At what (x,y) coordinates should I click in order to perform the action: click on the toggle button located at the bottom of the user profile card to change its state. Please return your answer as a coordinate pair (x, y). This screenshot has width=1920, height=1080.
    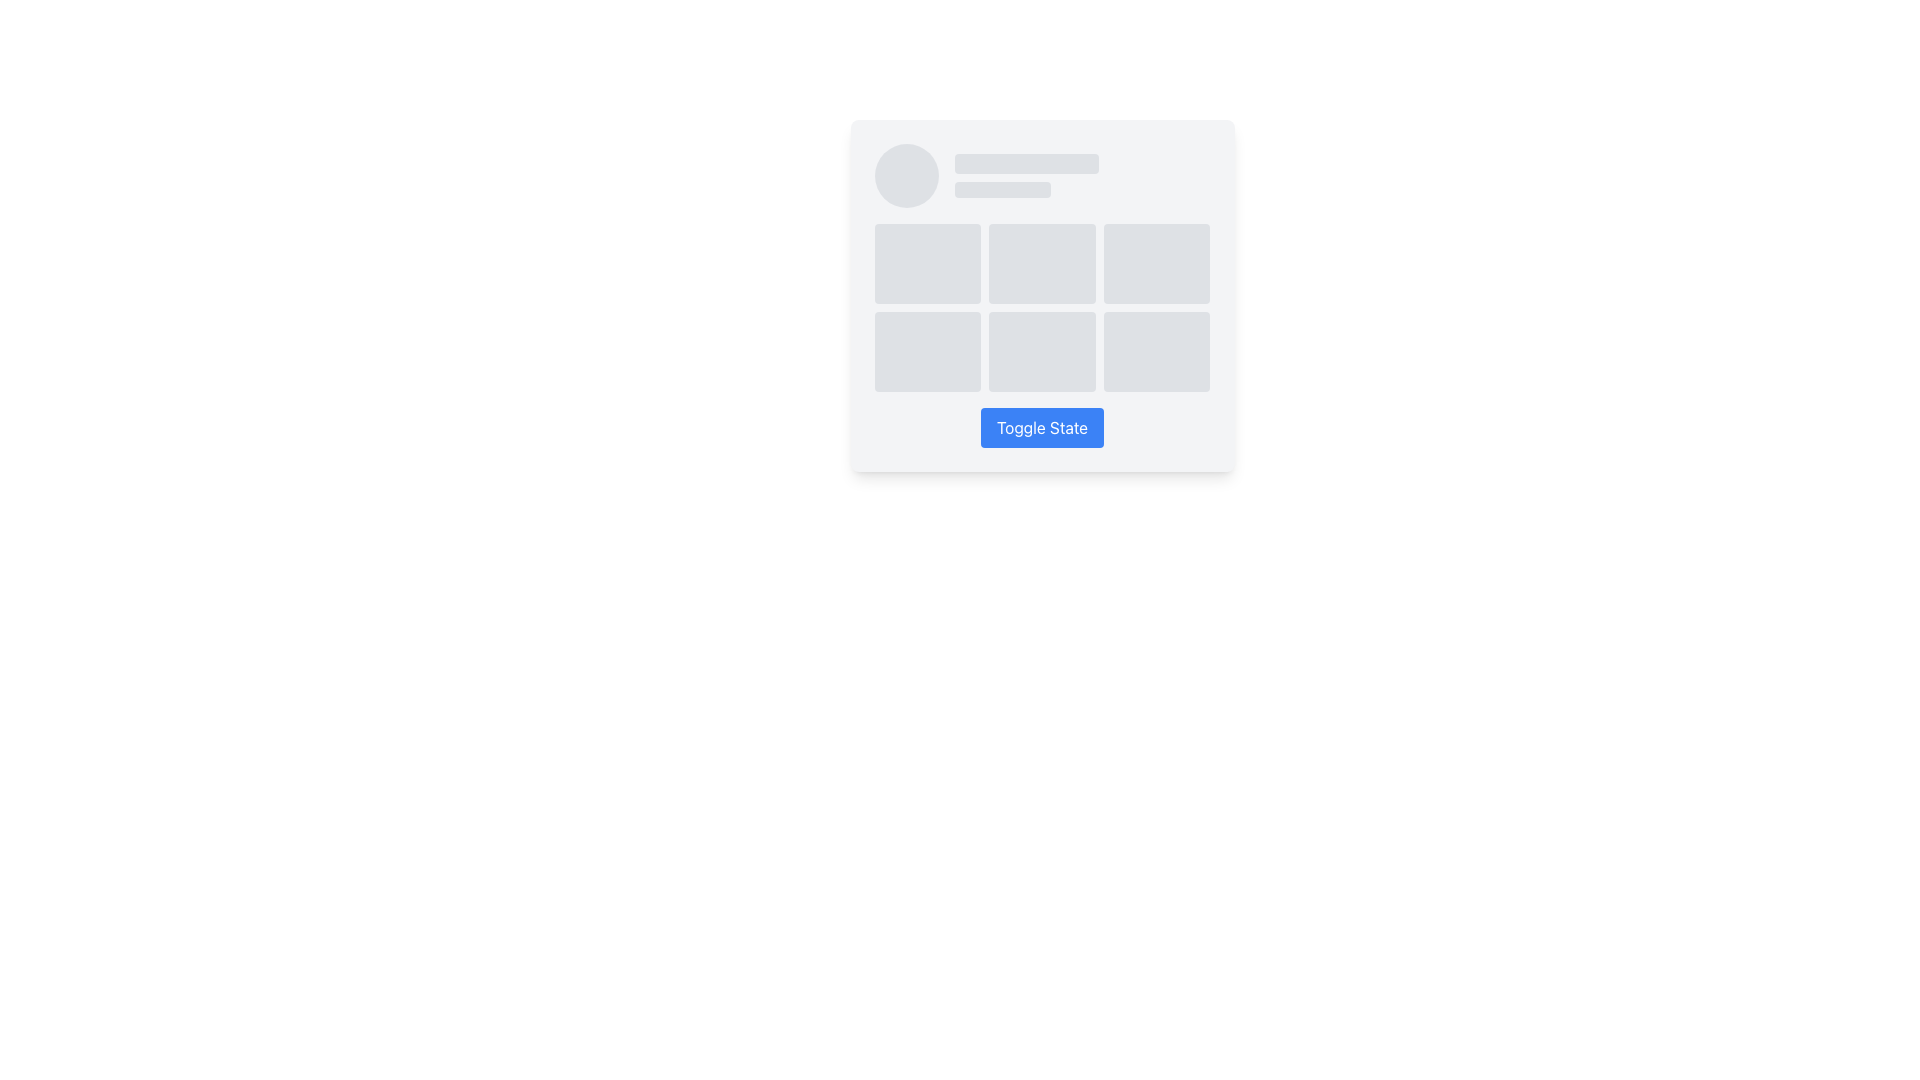
    Looking at the image, I should click on (1041, 427).